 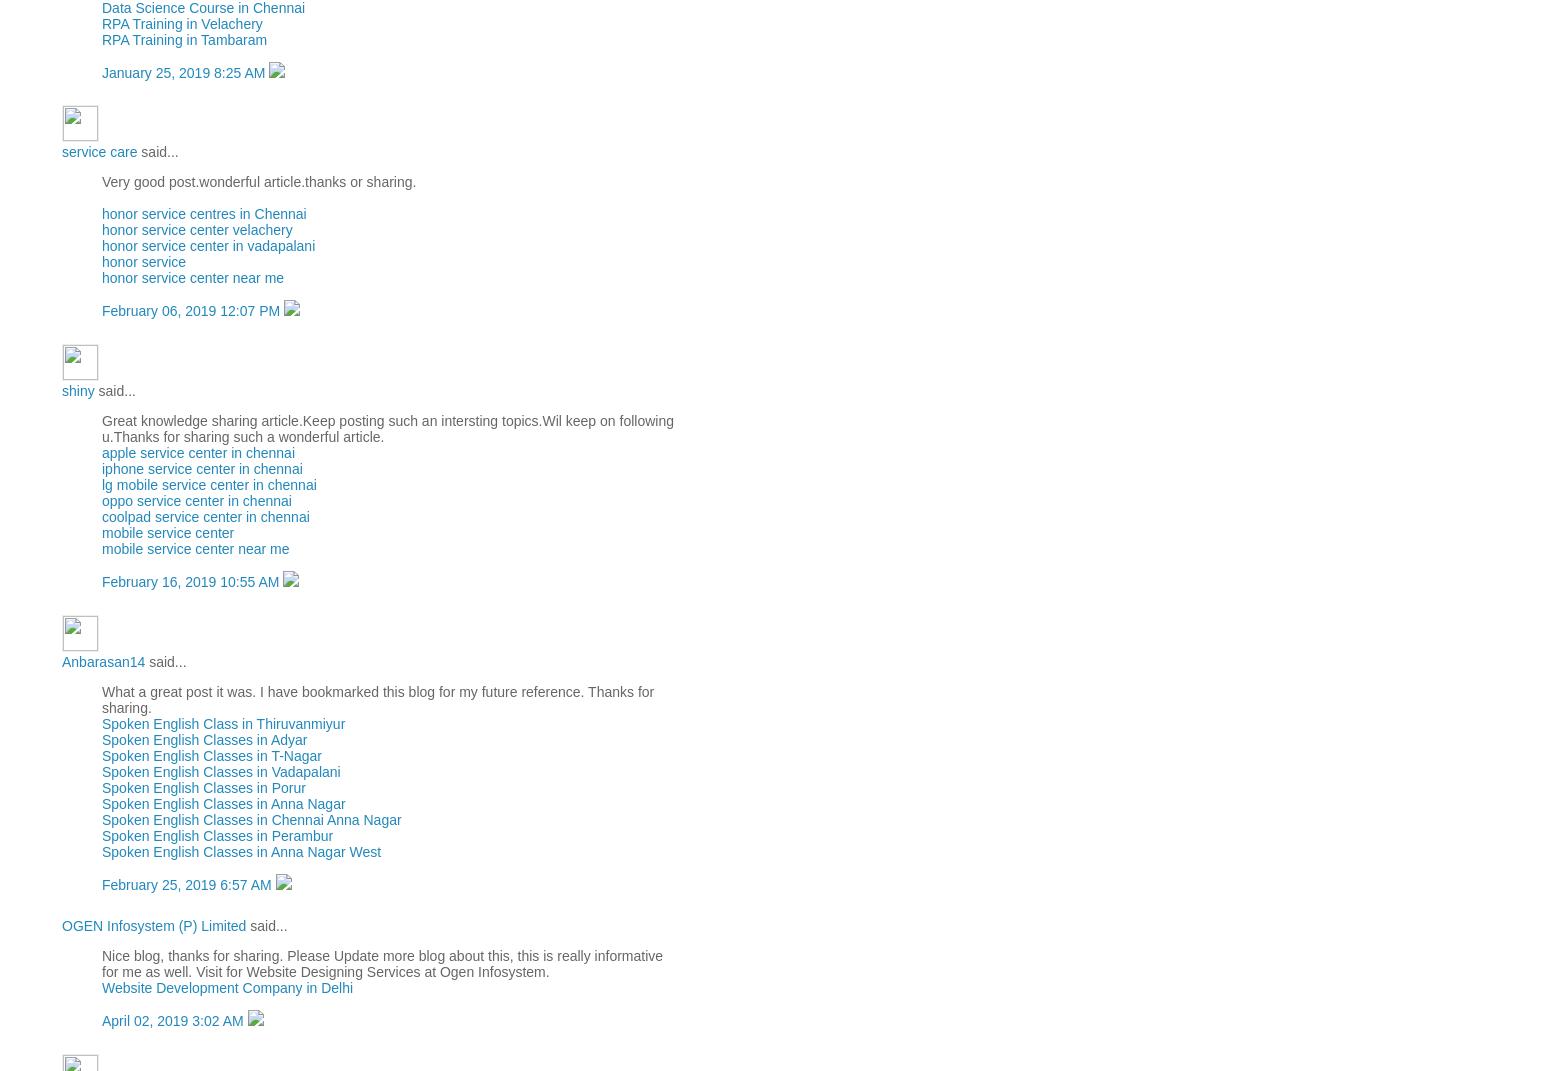 I want to click on 'Spoken English Classes in Vadapalani', so click(x=220, y=770).